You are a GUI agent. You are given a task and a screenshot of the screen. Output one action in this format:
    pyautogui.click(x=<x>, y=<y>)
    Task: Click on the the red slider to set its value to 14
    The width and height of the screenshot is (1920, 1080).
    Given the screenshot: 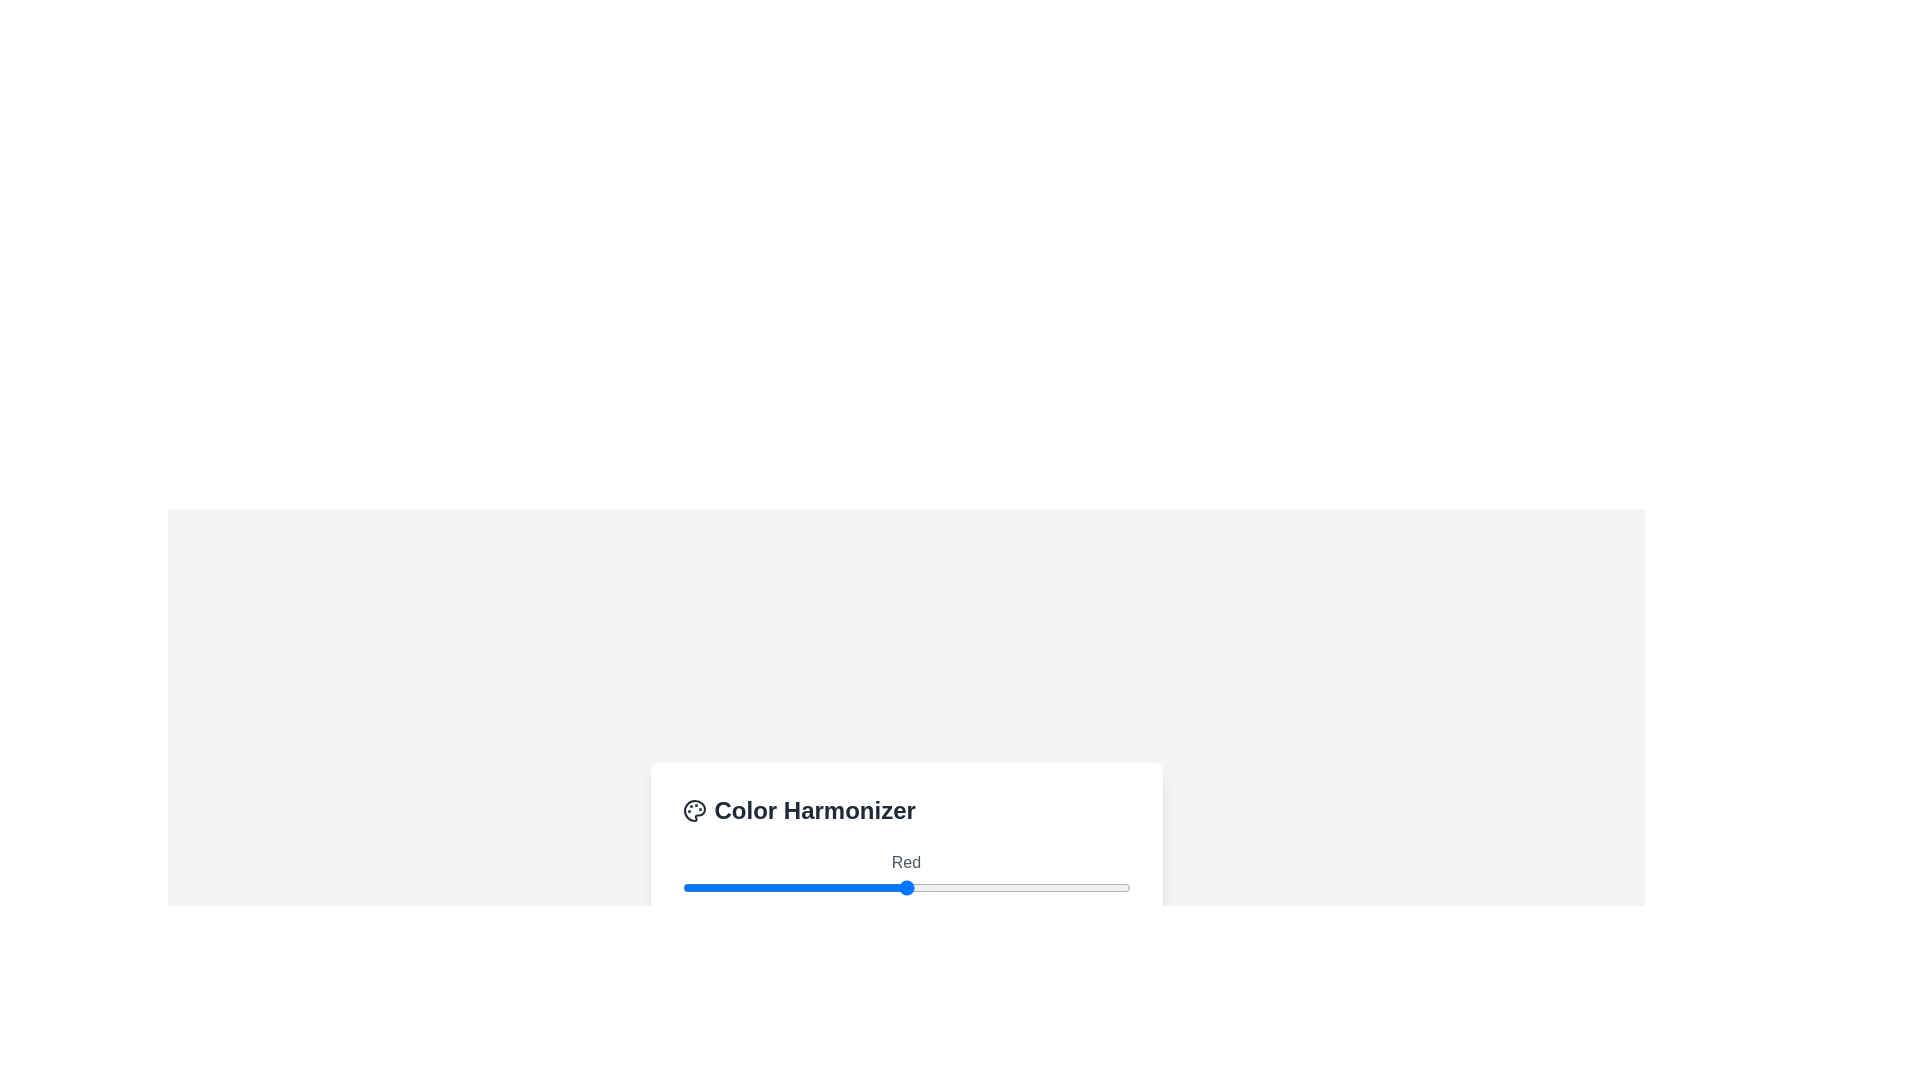 What is the action you would take?
    pyautogui.click(x=707, y=886)
    